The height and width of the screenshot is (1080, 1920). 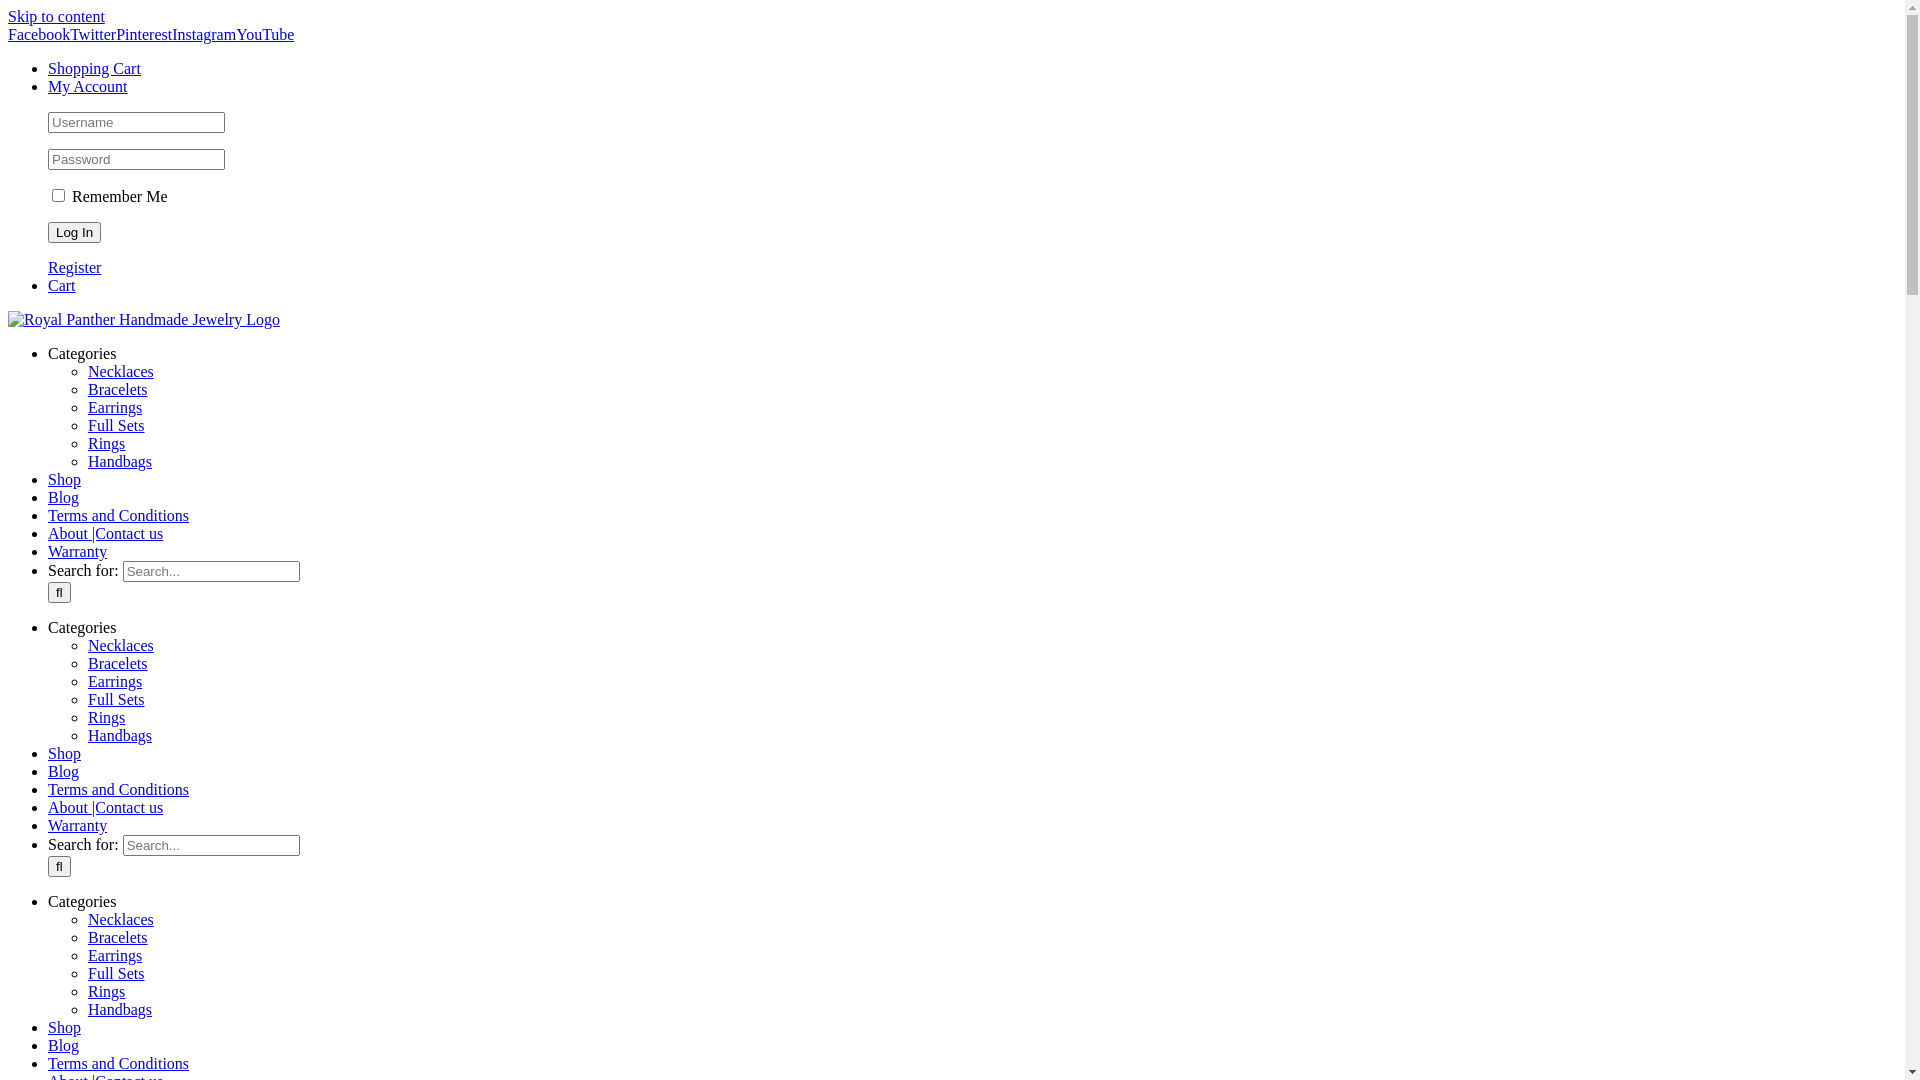 What do you see at coordinates (62, 285) in the screenshot?
I see `'Cart'` at bounding box center [62, 285].